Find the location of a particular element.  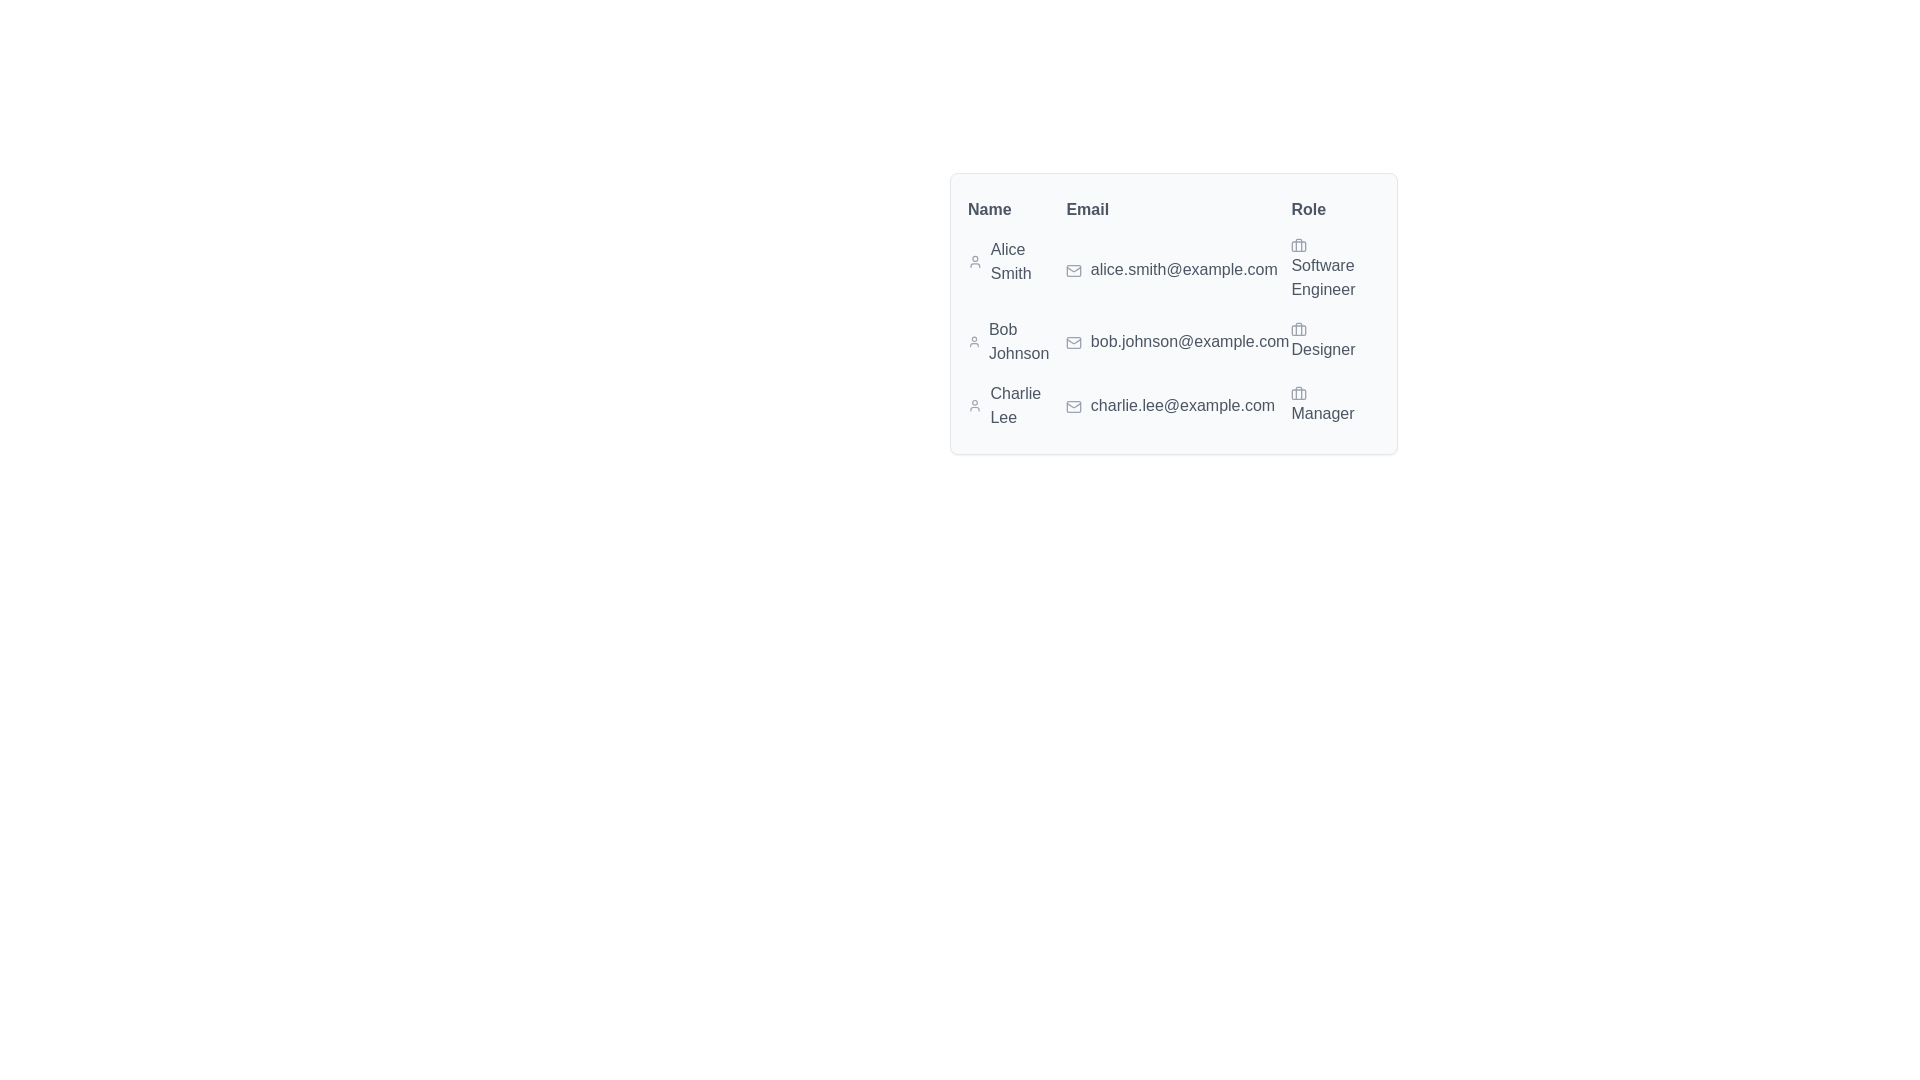

the small gray mail icon with a rectangular outline, located in the Email column of the first row is located at coordinates (1073, 270).